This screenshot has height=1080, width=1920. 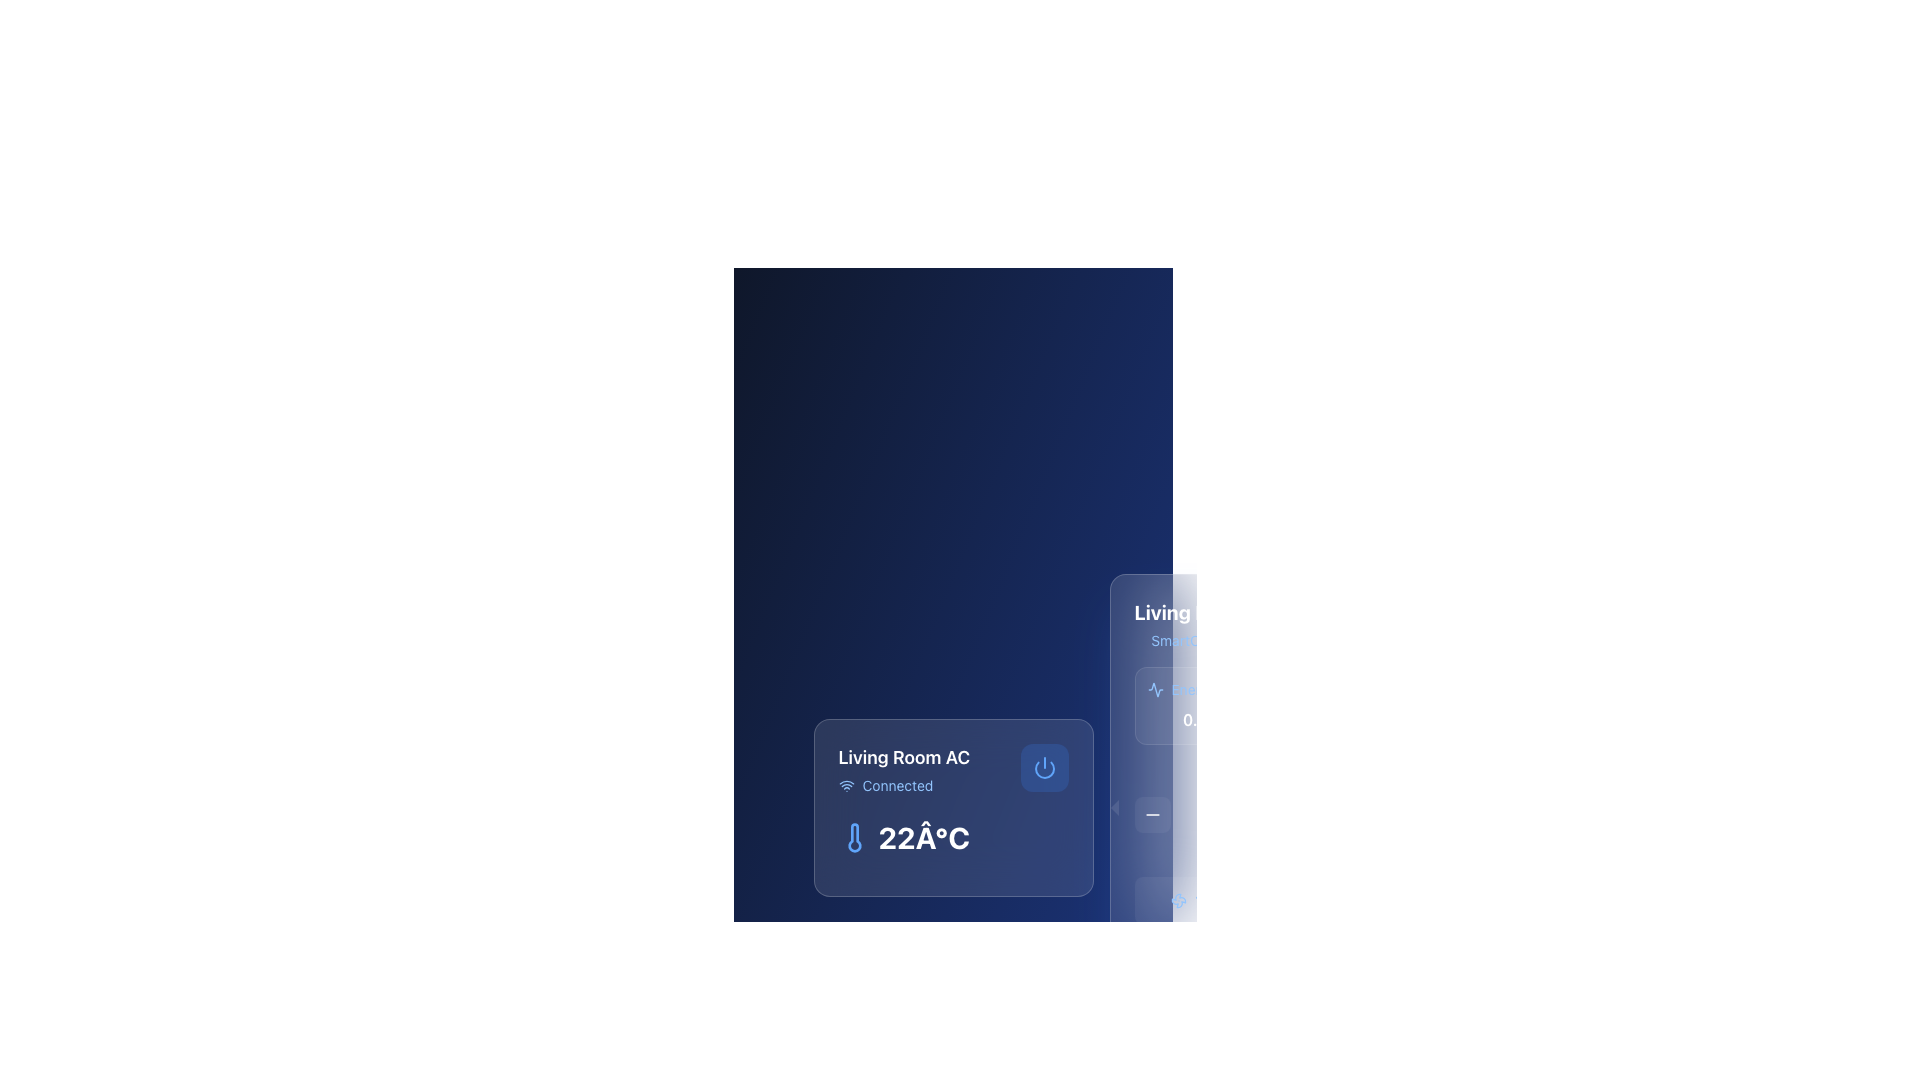 What do you see at coordinates (1155, 689) in the screenshot?
I see `the 'Energy Usage' icon located on the leftmost side of the section, which visually represents energy usage context` at bounding box center [1155, 689].